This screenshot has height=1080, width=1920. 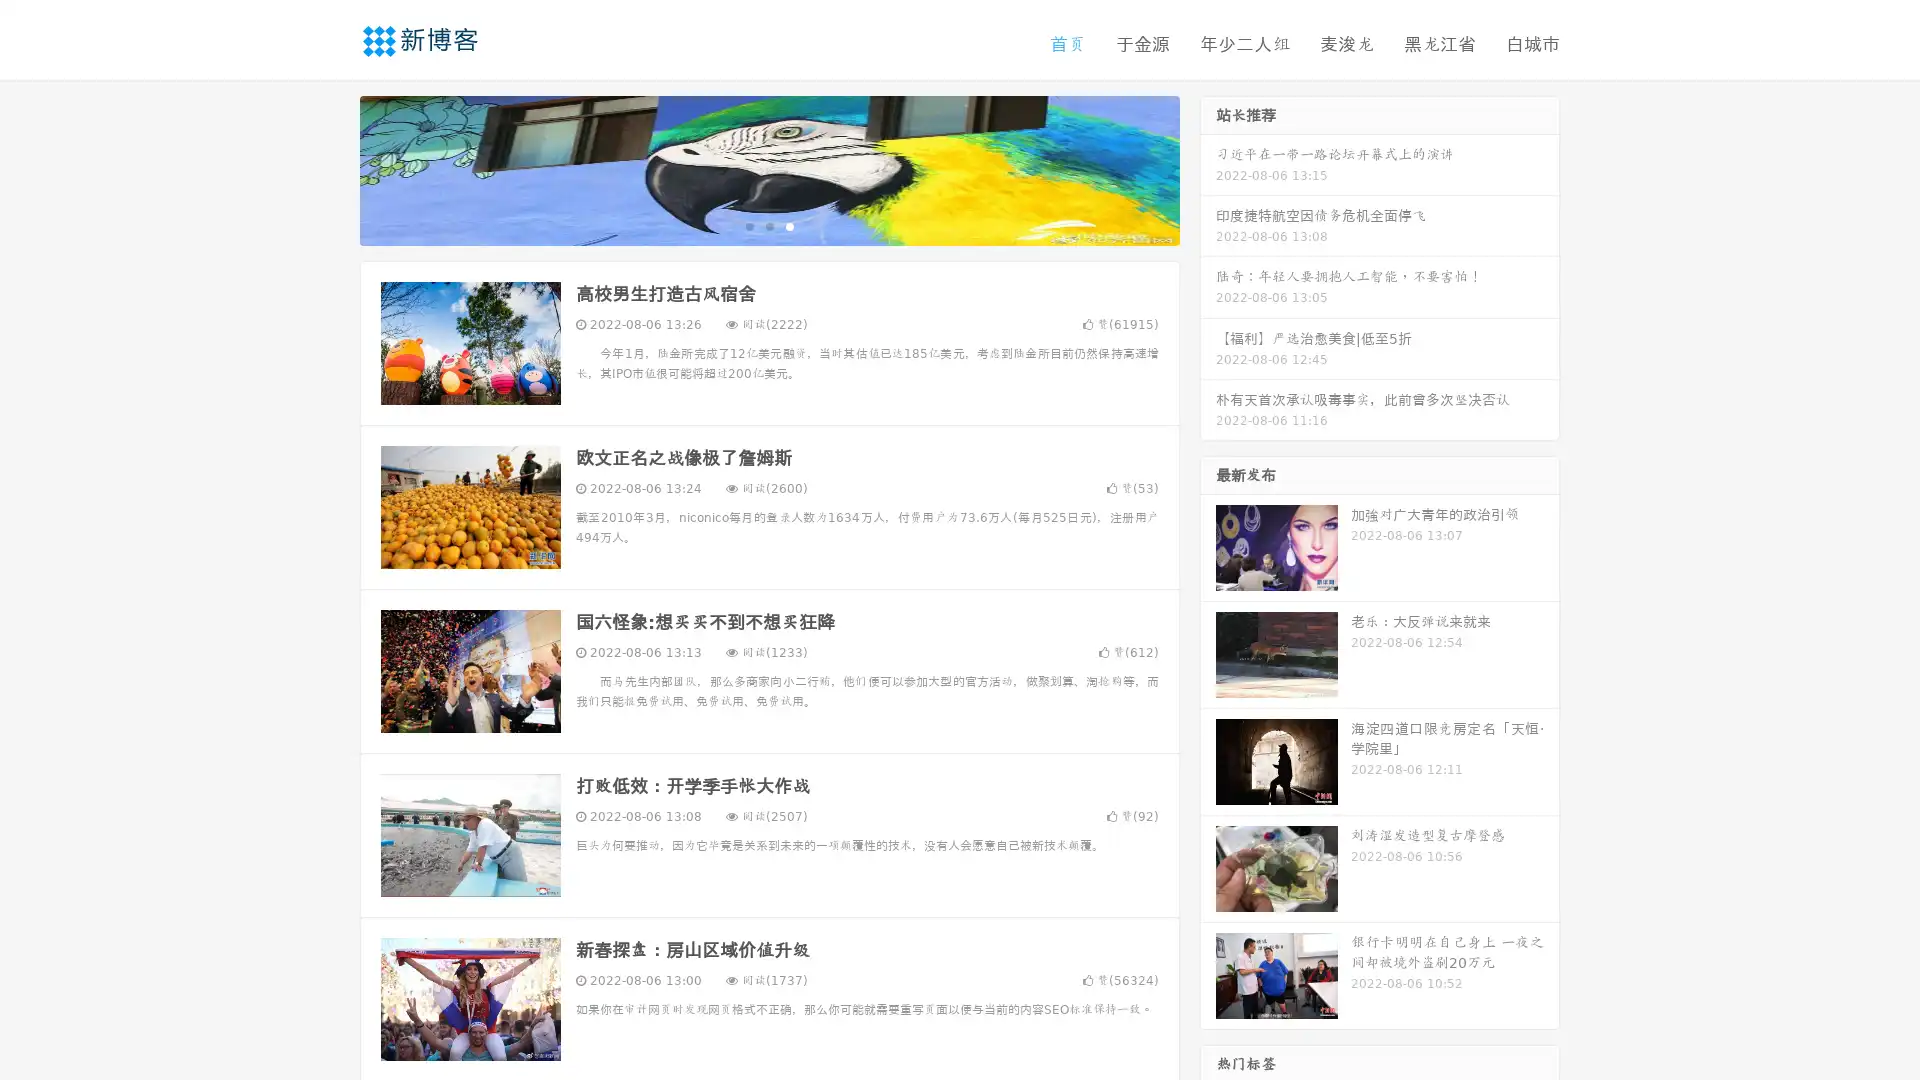 I want to click on Go to slide 3, so click(x=789, y=225).